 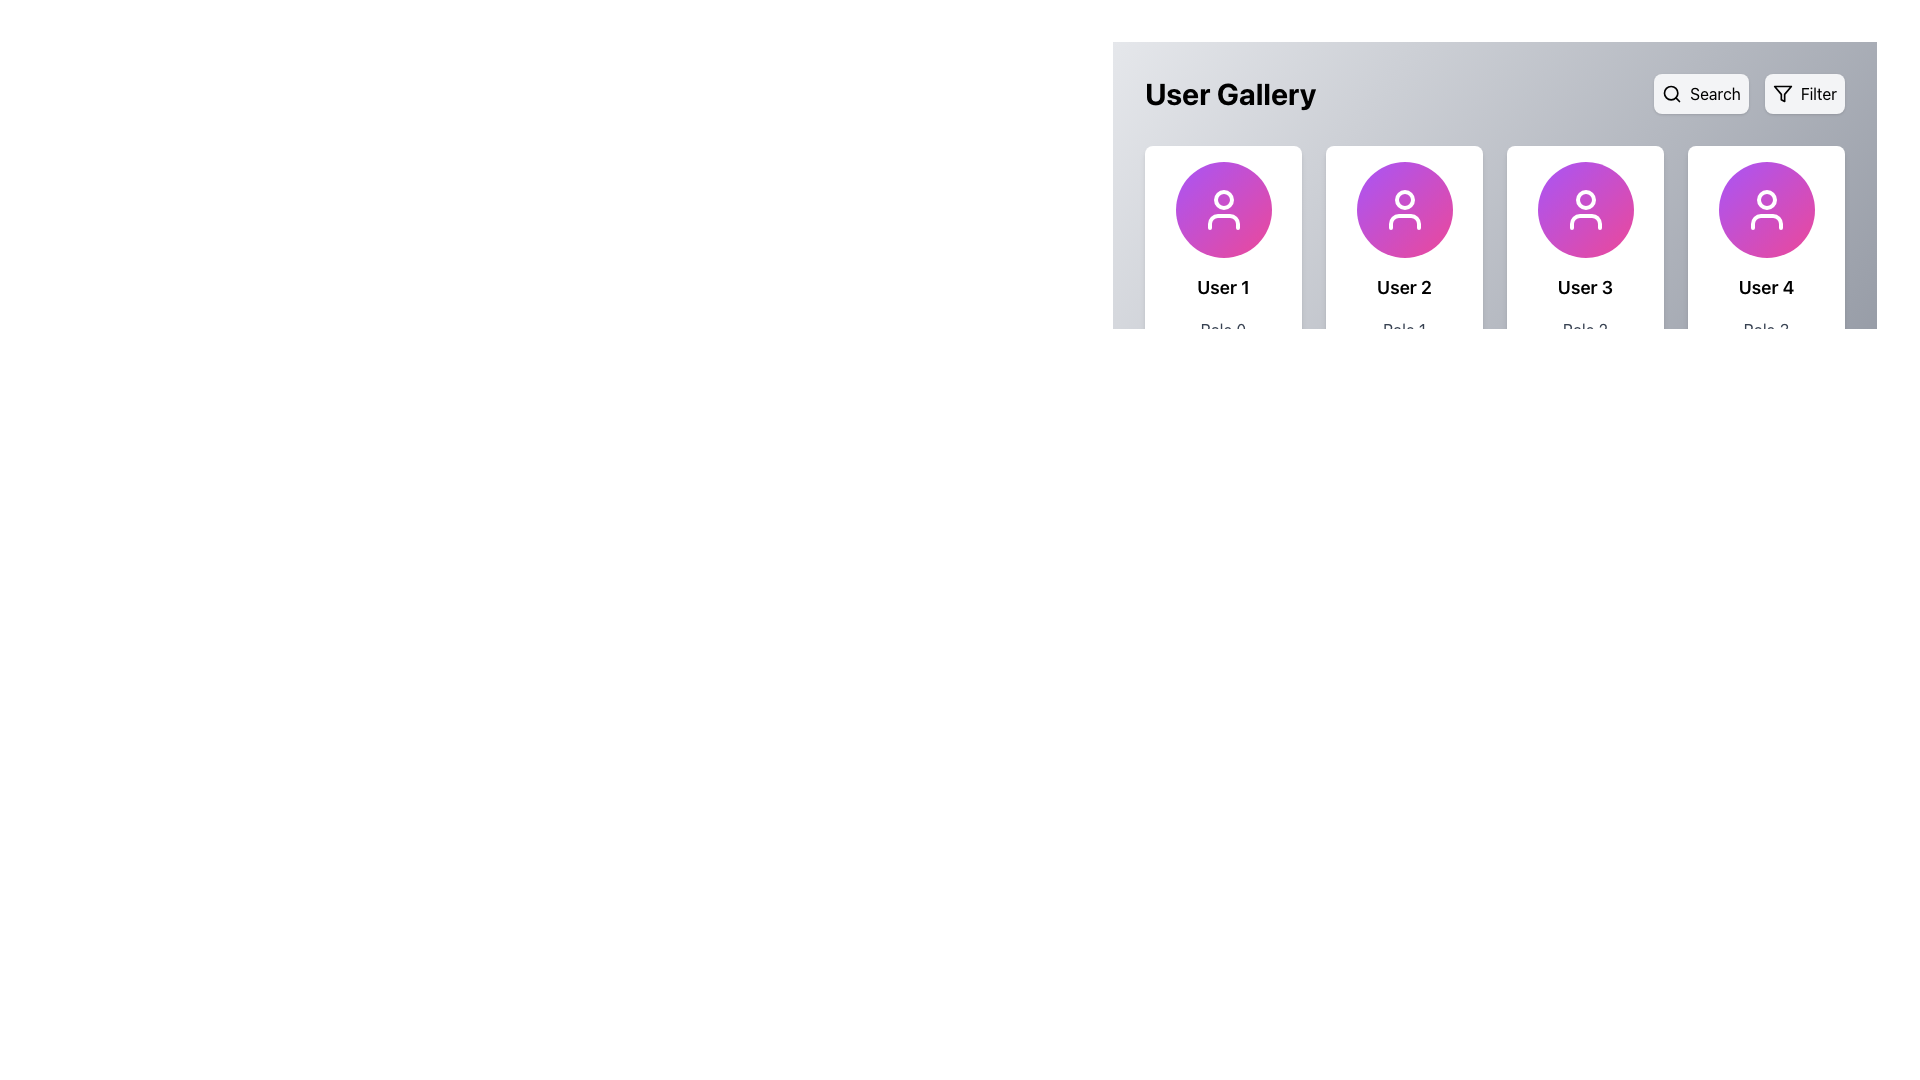 I want to click on the triangular filter icon located at the top right corner of the interface, so click(x=1782, y=93).